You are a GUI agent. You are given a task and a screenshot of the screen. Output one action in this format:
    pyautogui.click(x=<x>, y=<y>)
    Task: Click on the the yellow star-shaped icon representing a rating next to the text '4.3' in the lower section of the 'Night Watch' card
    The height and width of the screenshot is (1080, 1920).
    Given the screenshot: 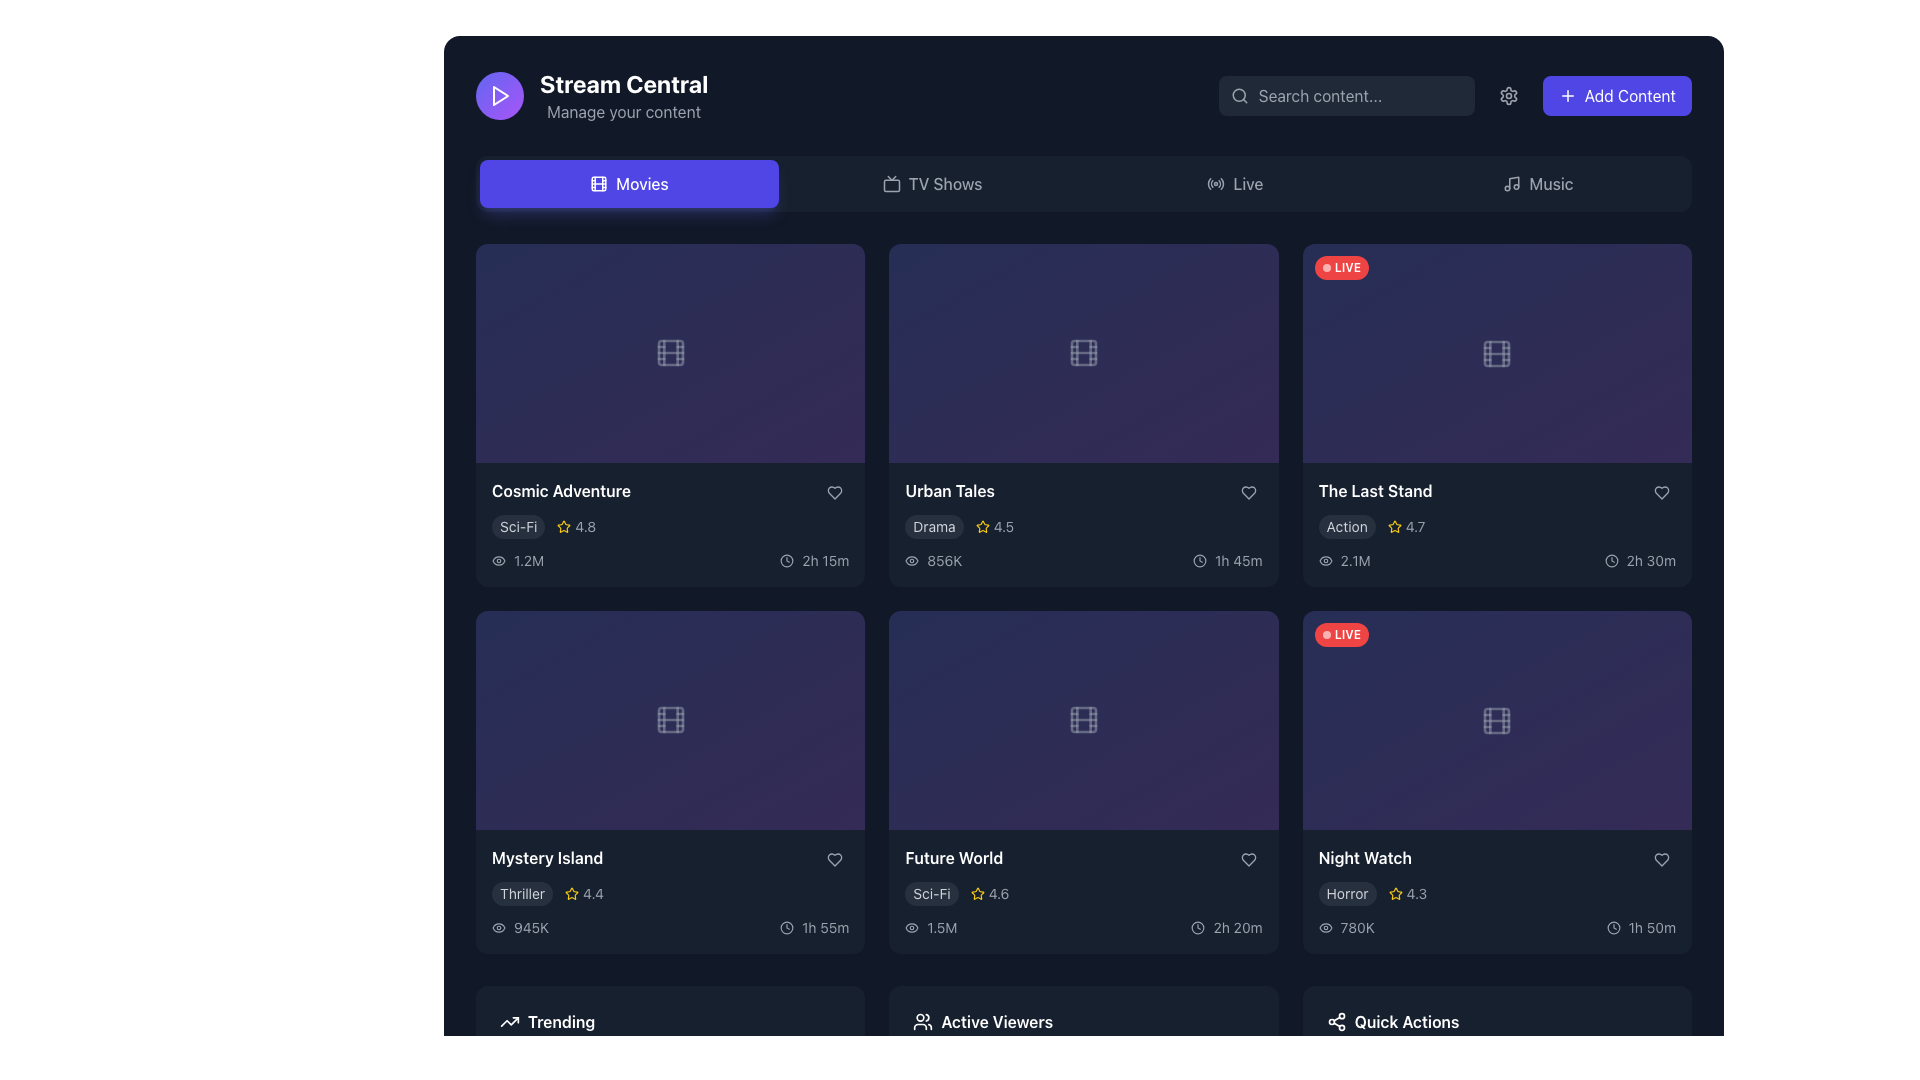 What is the action you would take?
    pyautogui.click(x=1394, y=893)
    